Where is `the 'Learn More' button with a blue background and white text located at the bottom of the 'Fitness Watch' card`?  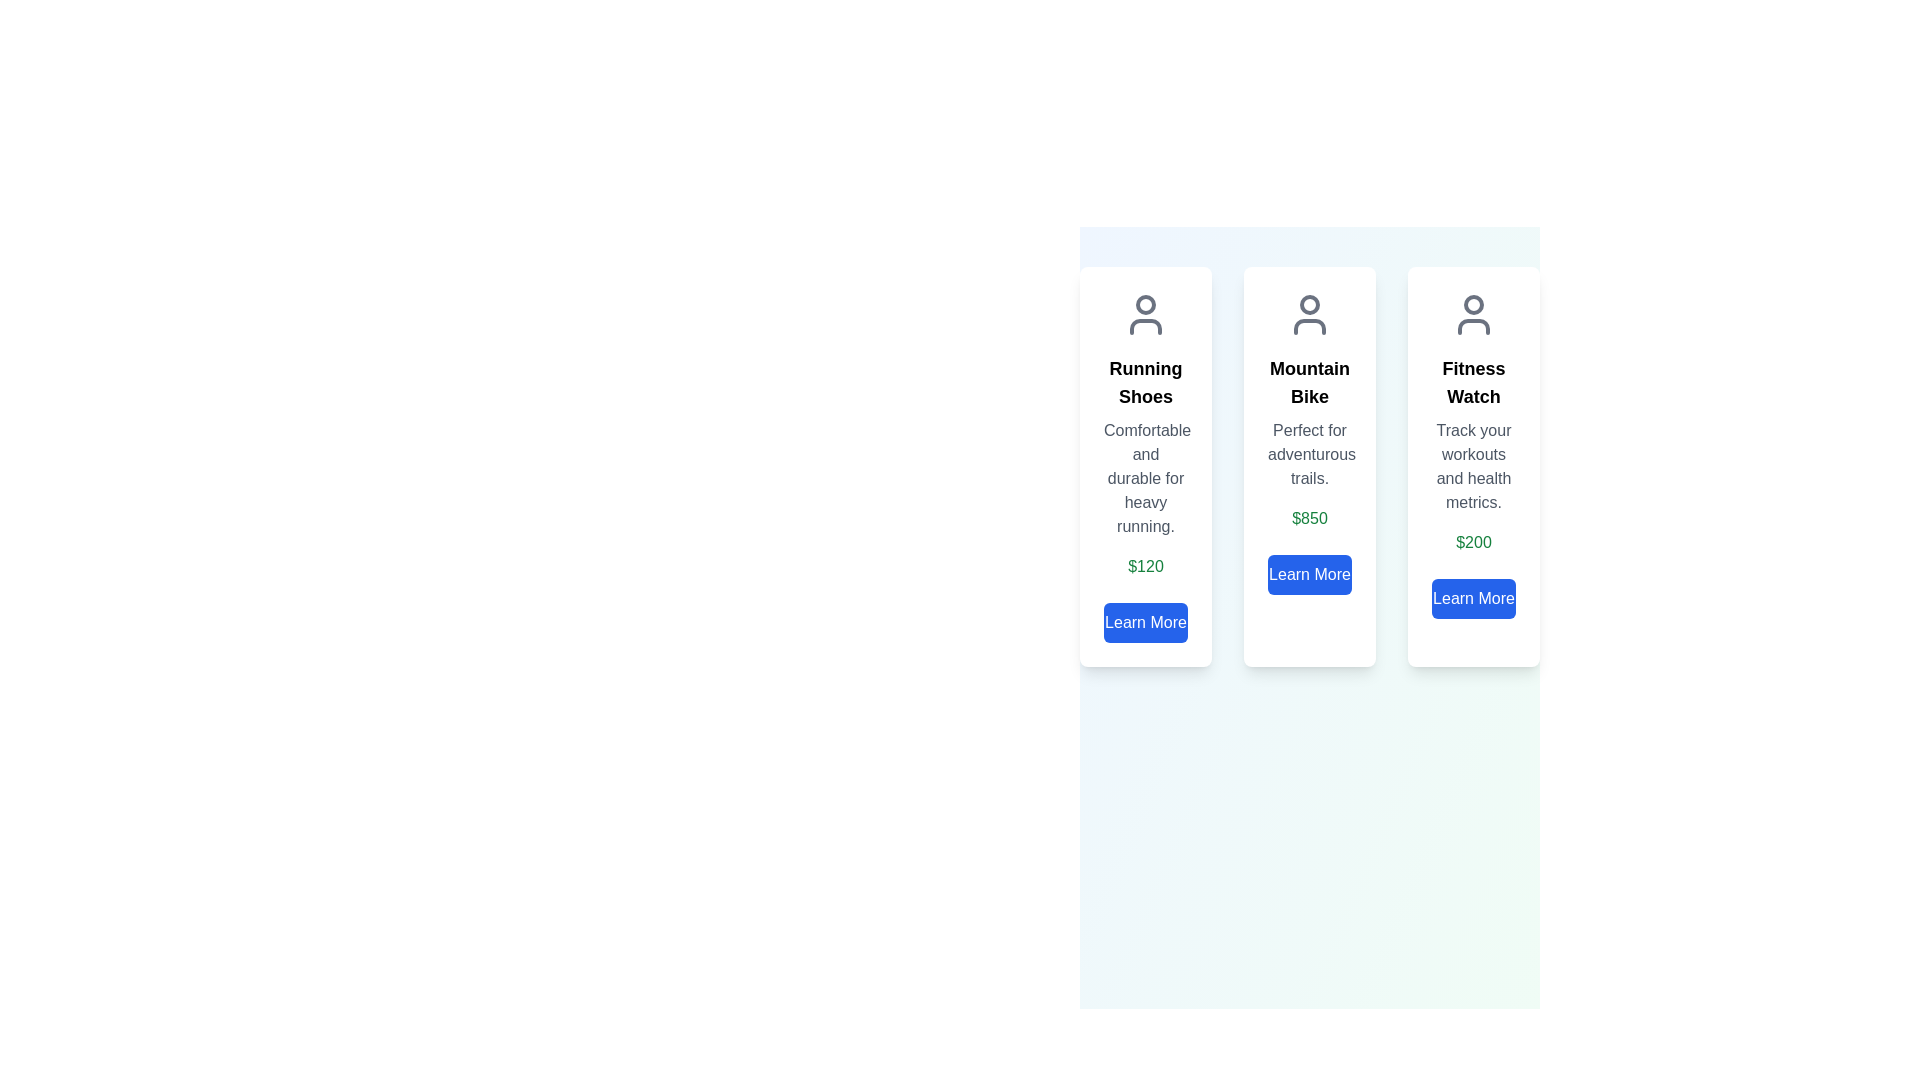 the 'Learn More' button with a blue background and white text located at the bottom of the 'Fitness Watch' card is located at coordinates (1473, 597).